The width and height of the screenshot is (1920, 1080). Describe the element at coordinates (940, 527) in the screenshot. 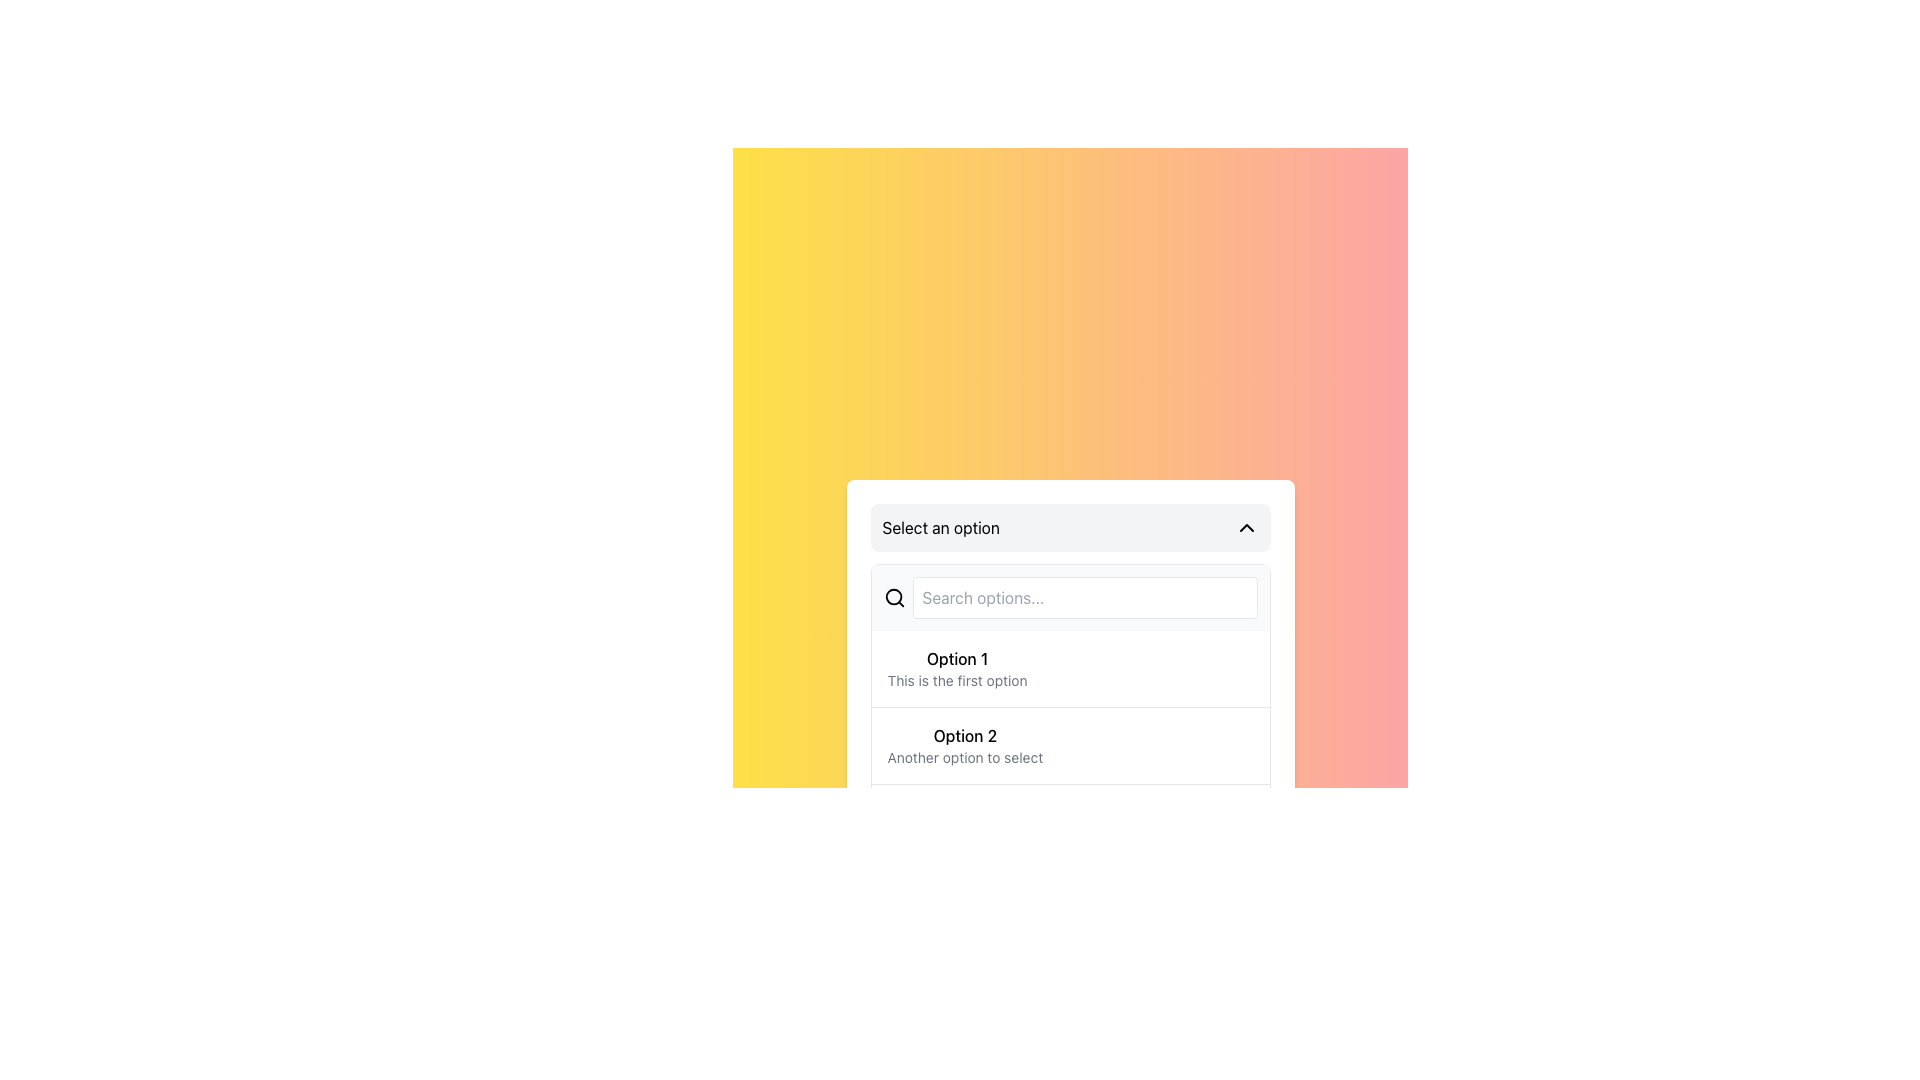

I see `the Text Label that indicates the dropdown menu's purpose, showing instructions such as 'Select an option'` at that location.